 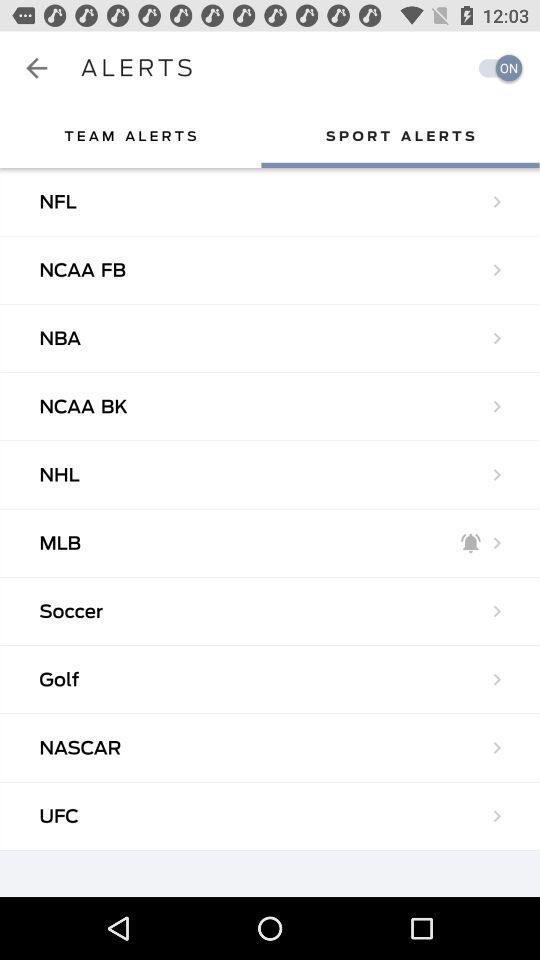 What do you see at coordinates (36, 68) in the screenshot?
I see `app to the left of alerts icon` at bounding box center [36, 68].